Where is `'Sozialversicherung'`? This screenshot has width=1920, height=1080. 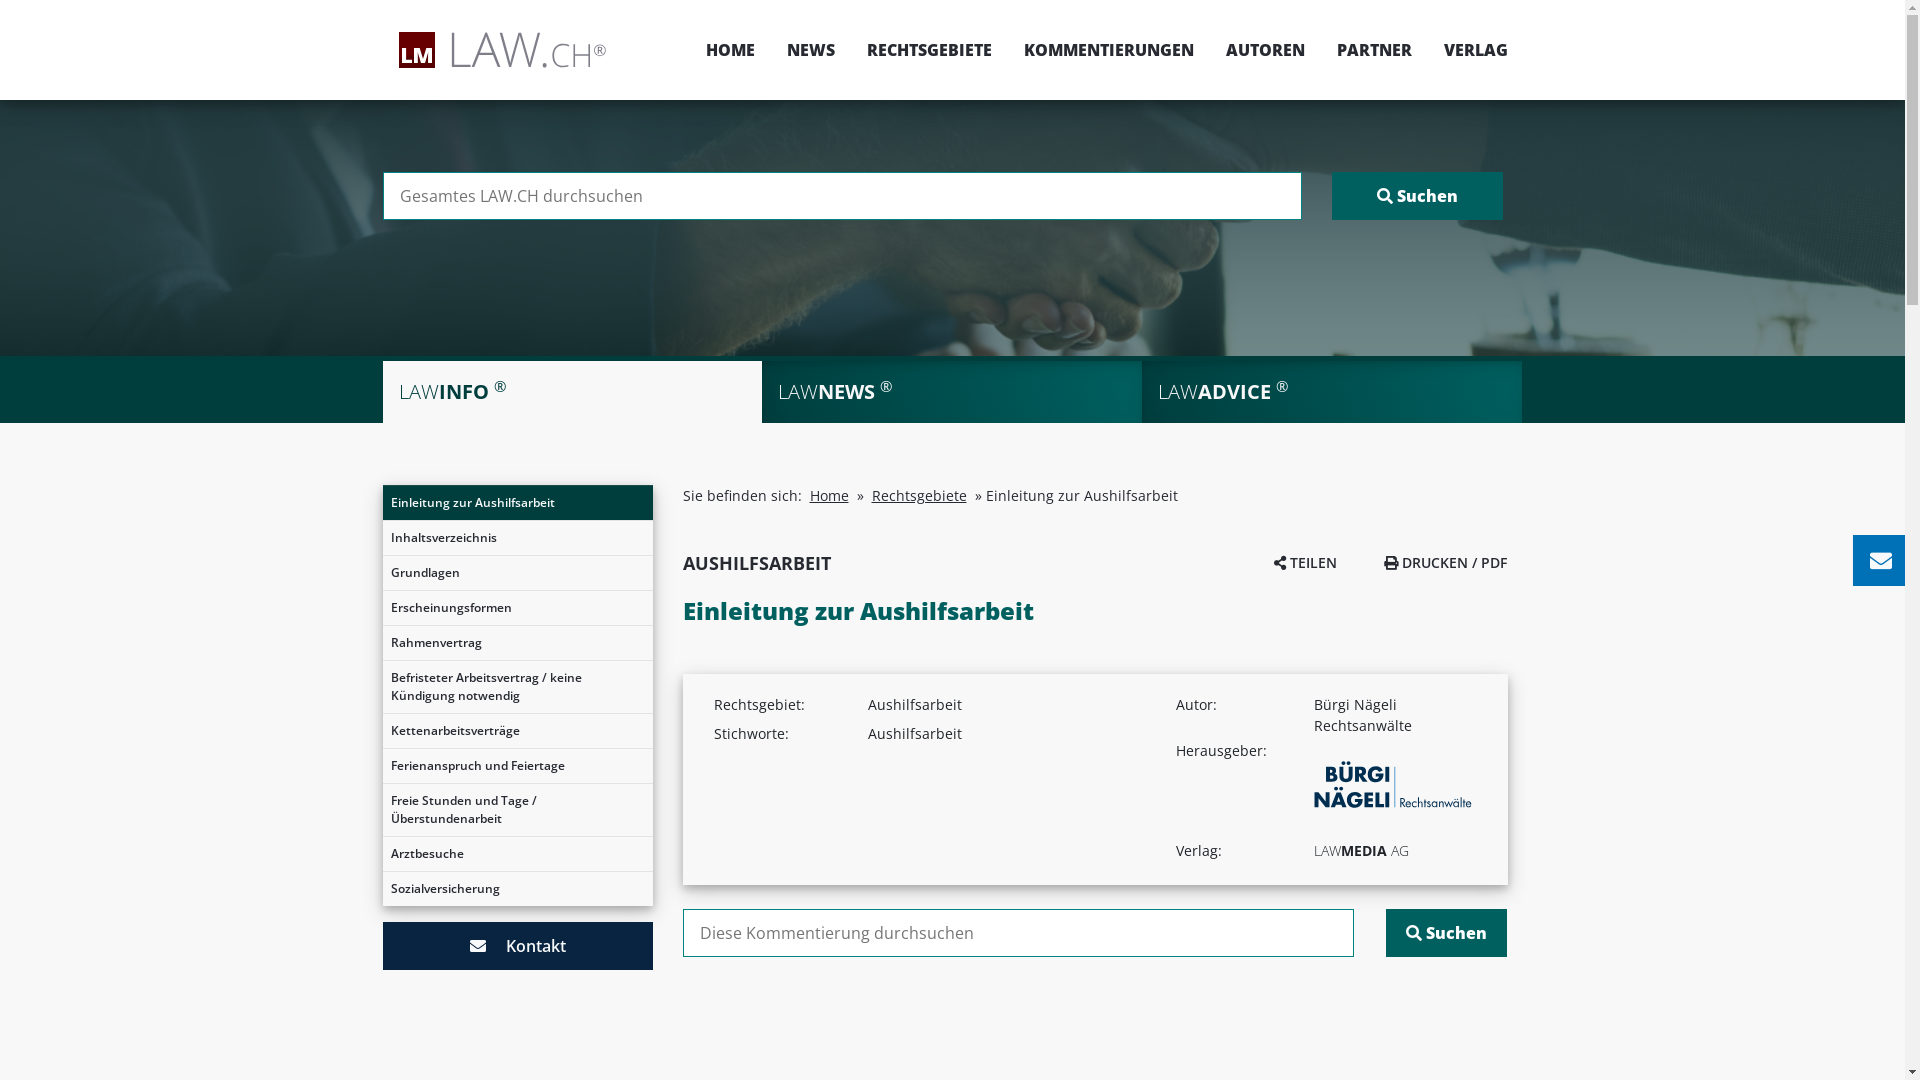
'Sozialversicherung' is located at coordinates (382, 887).